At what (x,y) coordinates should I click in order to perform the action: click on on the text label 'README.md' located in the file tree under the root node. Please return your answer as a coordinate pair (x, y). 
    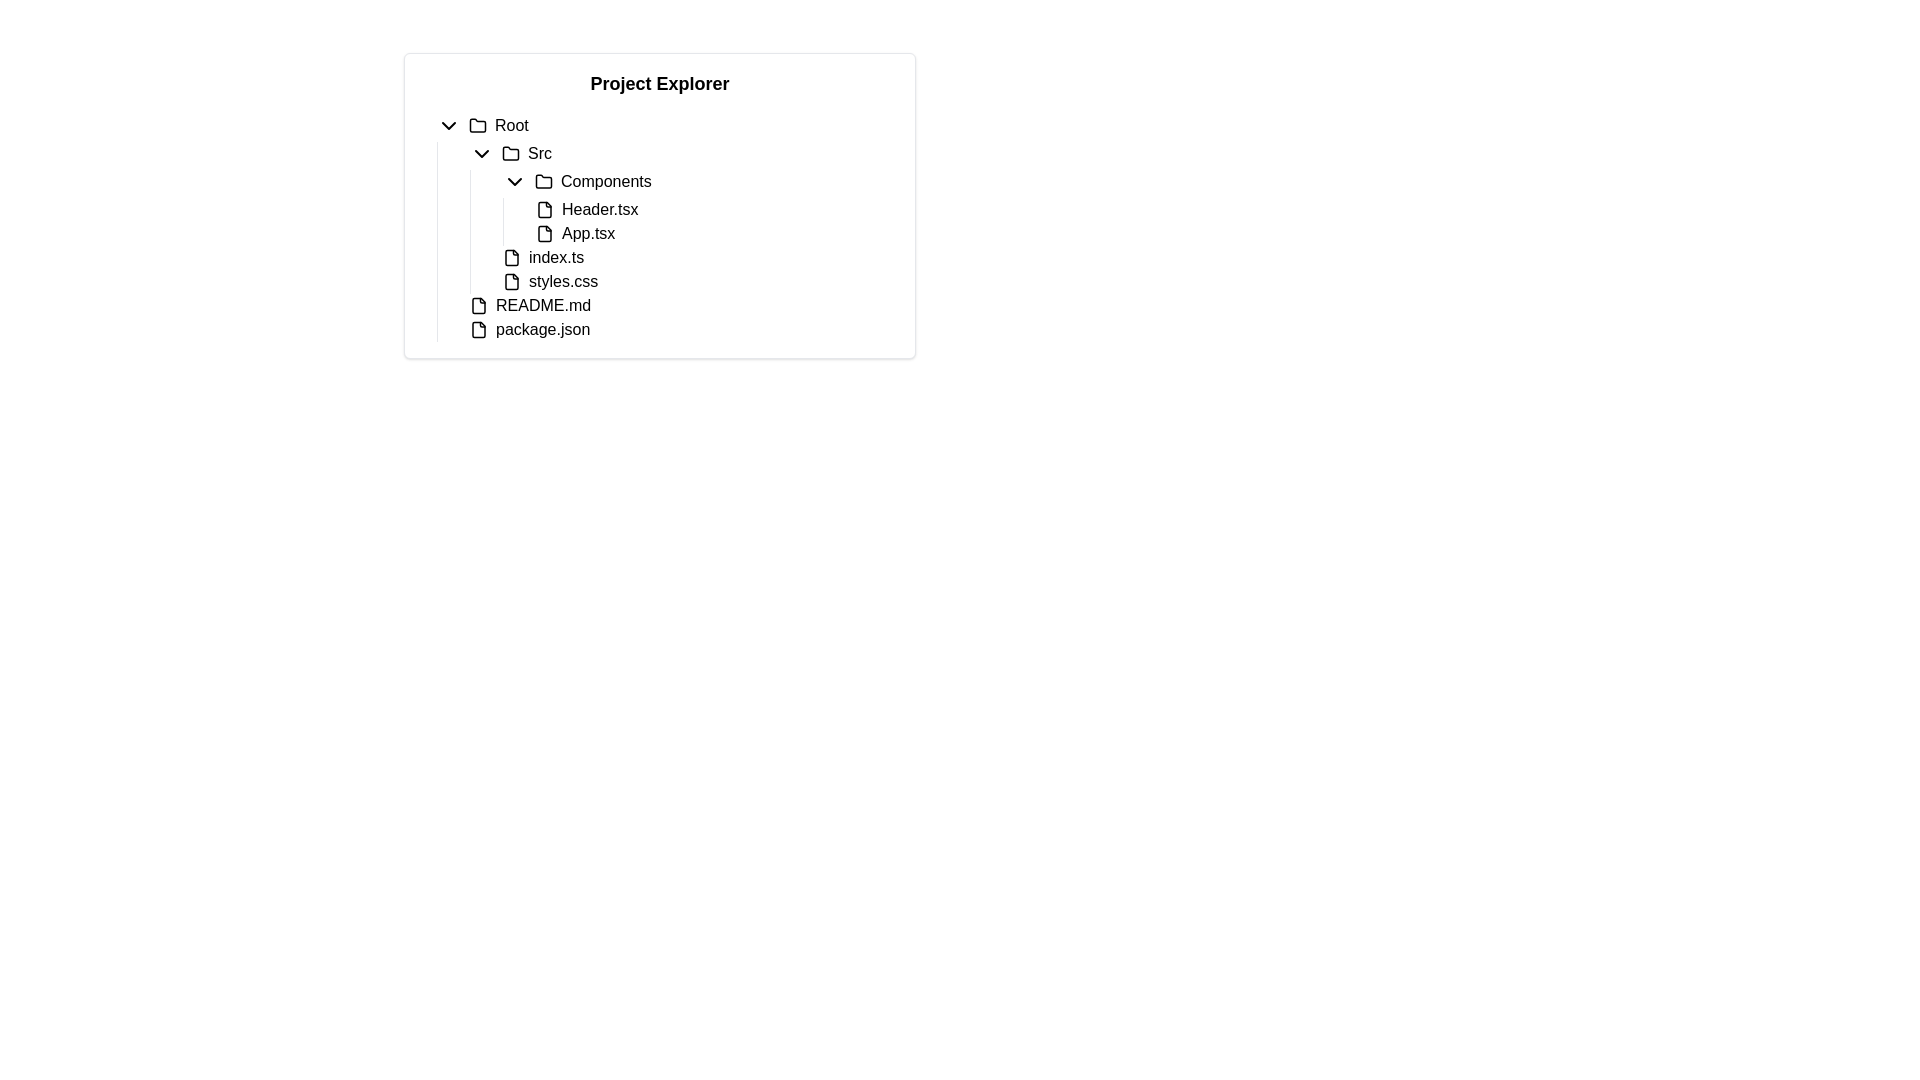
    Looking at the image, I should click on (543, 305).